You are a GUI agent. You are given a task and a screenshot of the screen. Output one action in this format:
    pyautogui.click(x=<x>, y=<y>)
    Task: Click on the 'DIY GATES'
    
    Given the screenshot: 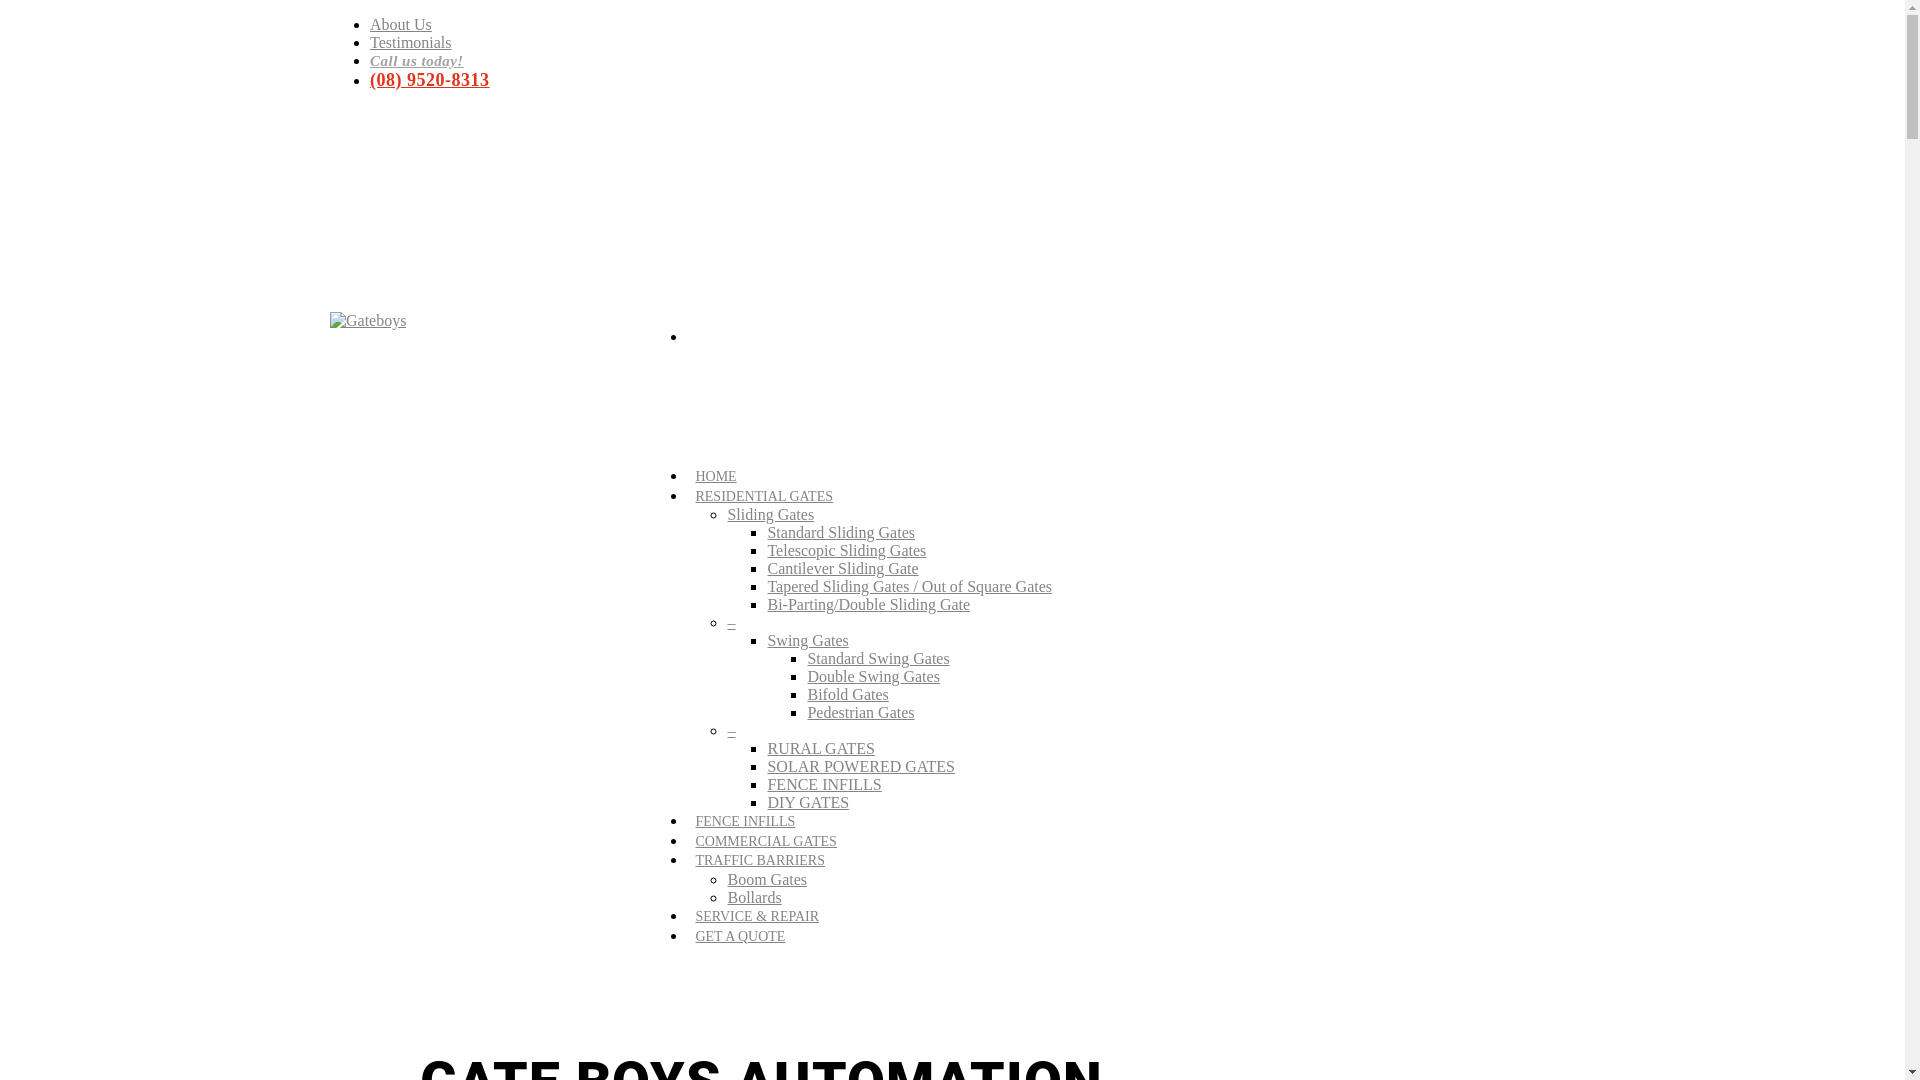 What is the action you would take?
    pyautogui.click(x=807, y=801)
    